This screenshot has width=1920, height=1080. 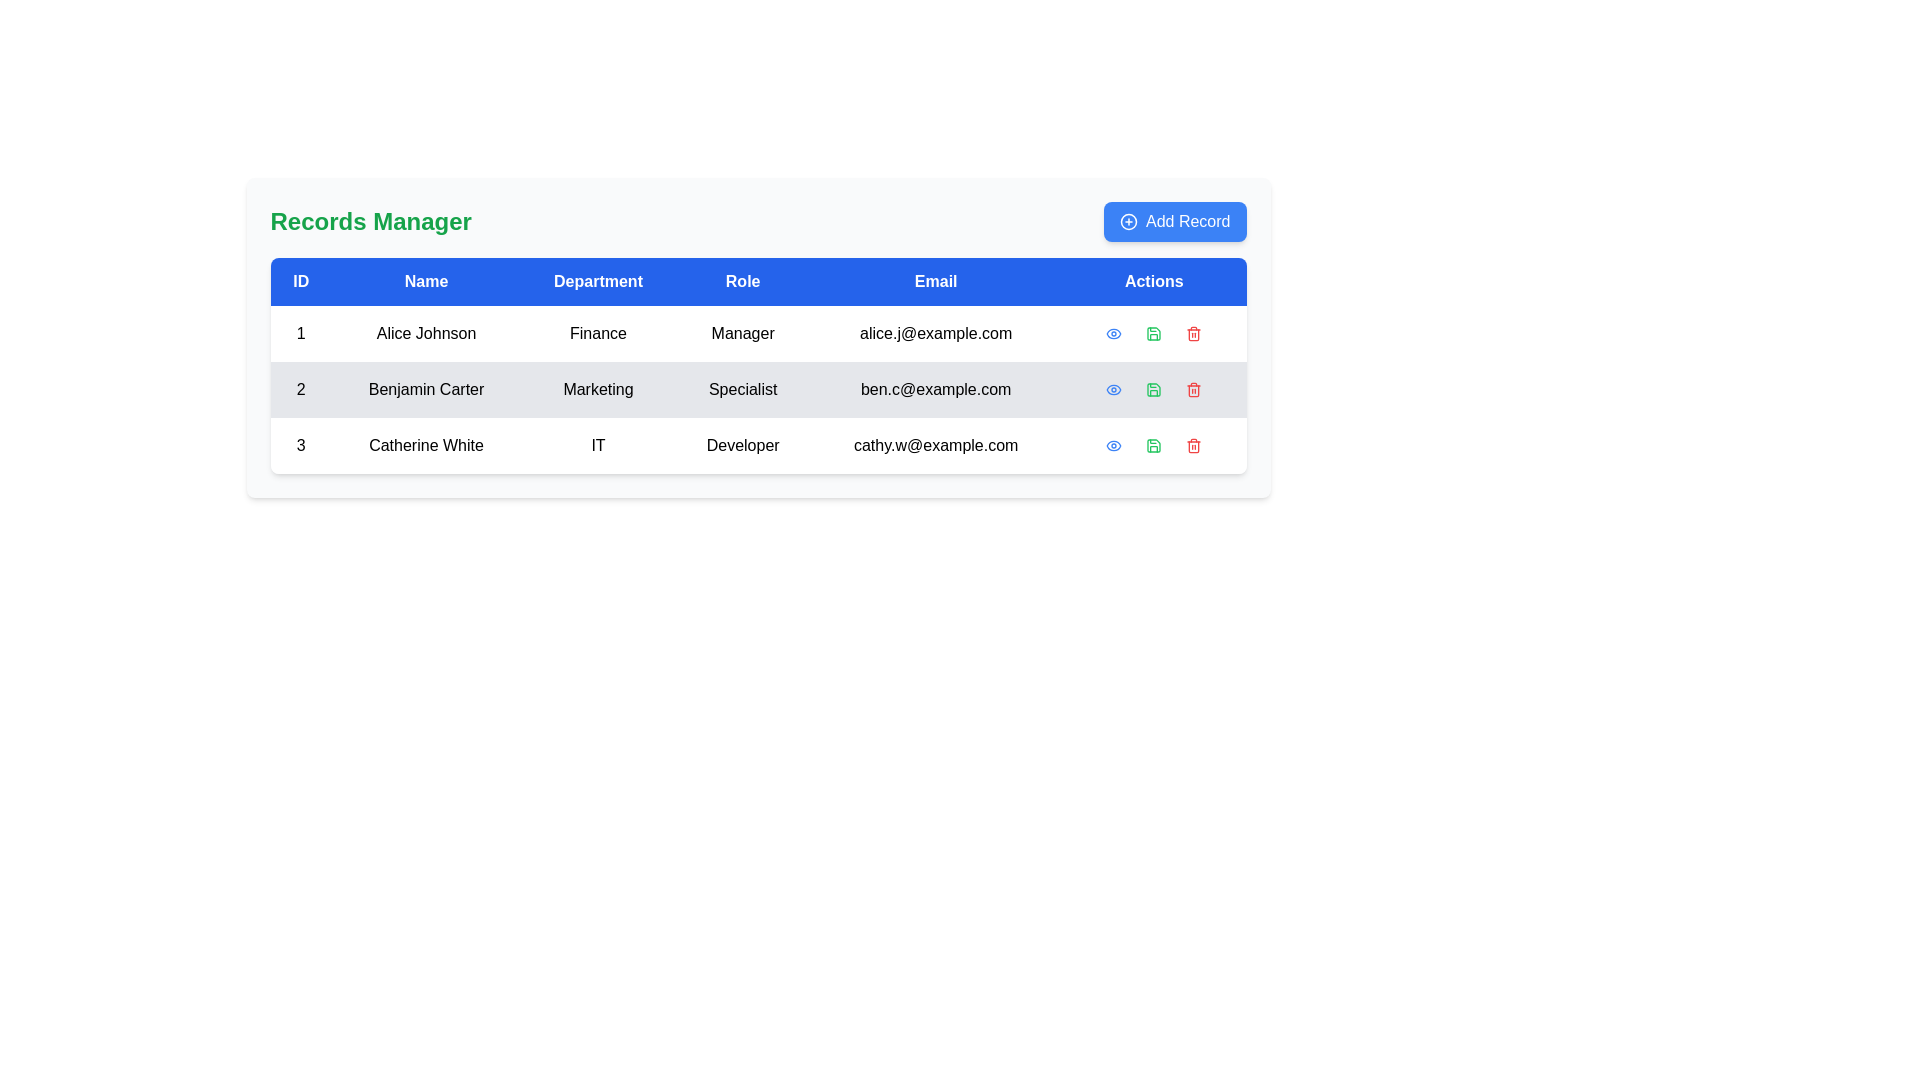 What do you see at coordinates (425, 389) in the screenshot?
I see `text from the Text label displaying 'Benjamin Carter' in the second row of the table under the 'Name' column` at bounding box center [425, 389].